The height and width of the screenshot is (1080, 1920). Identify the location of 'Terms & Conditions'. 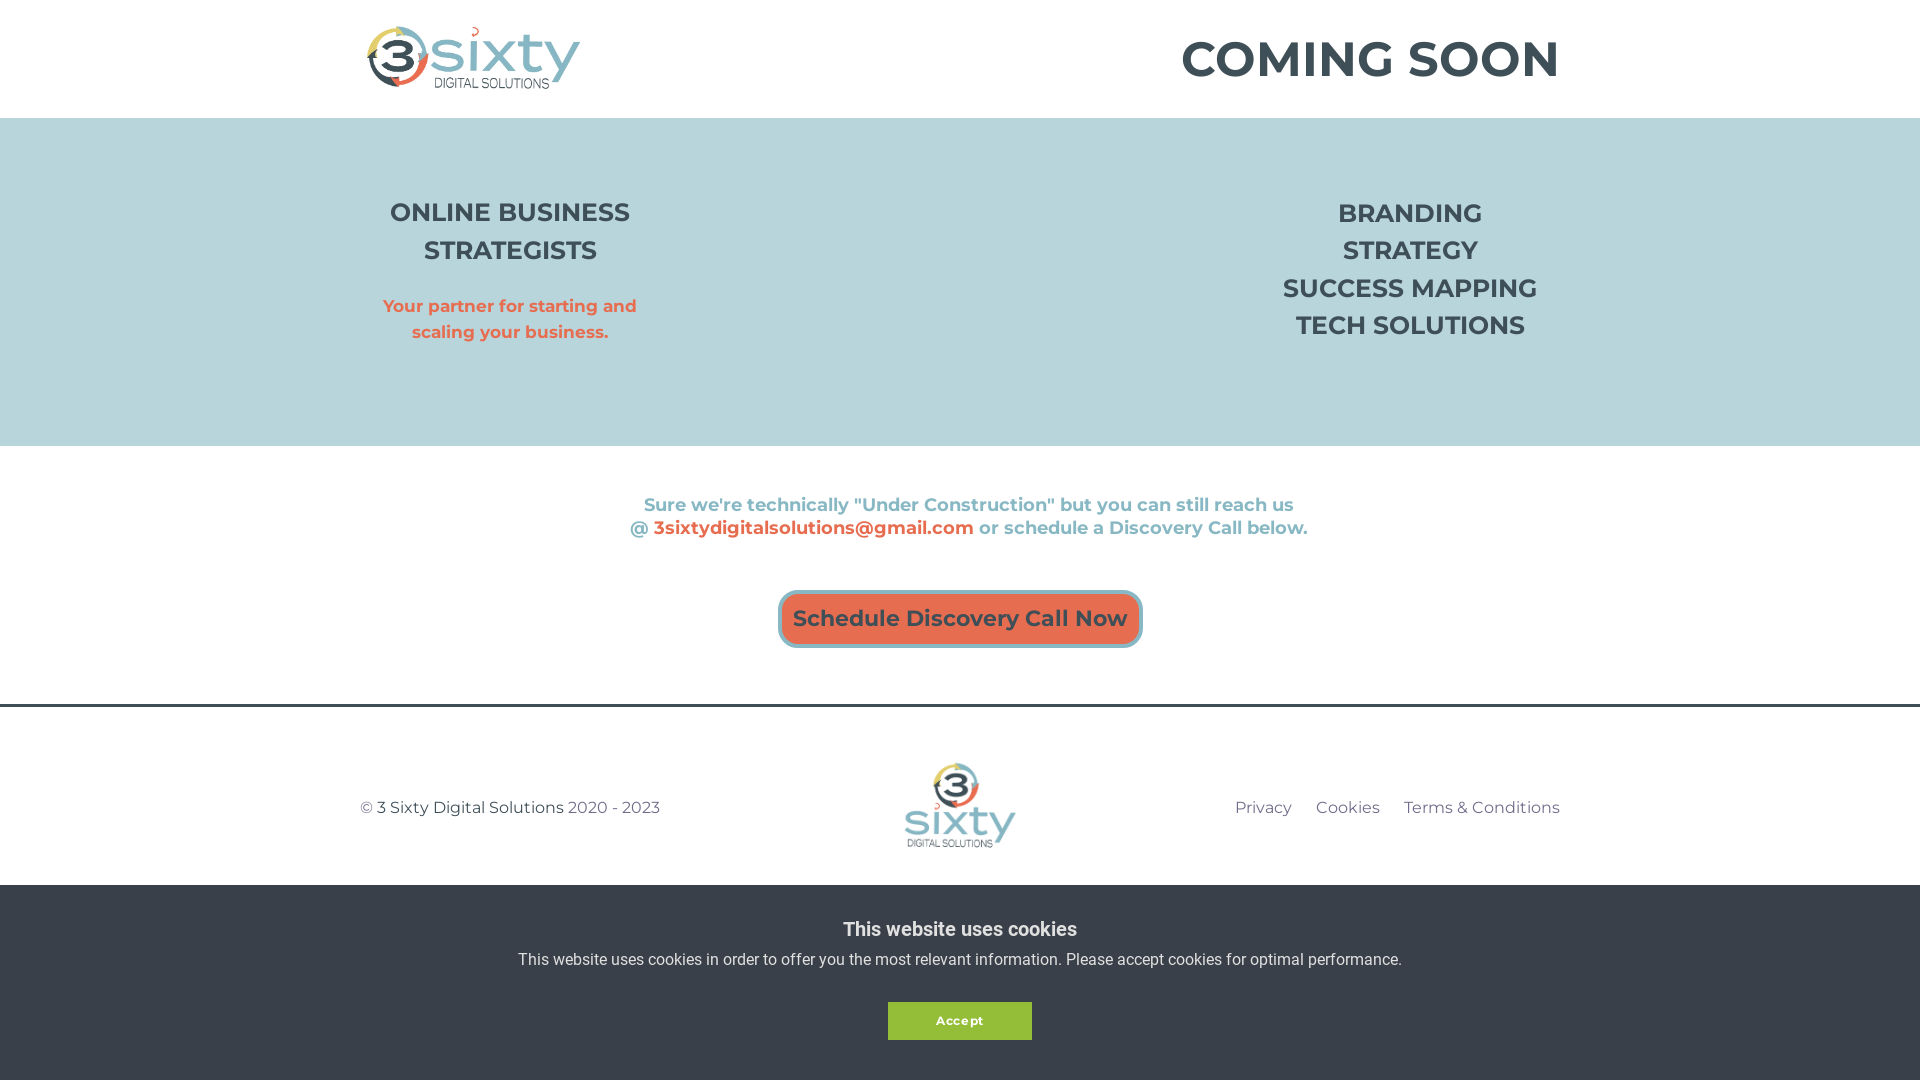
(1402, 806).